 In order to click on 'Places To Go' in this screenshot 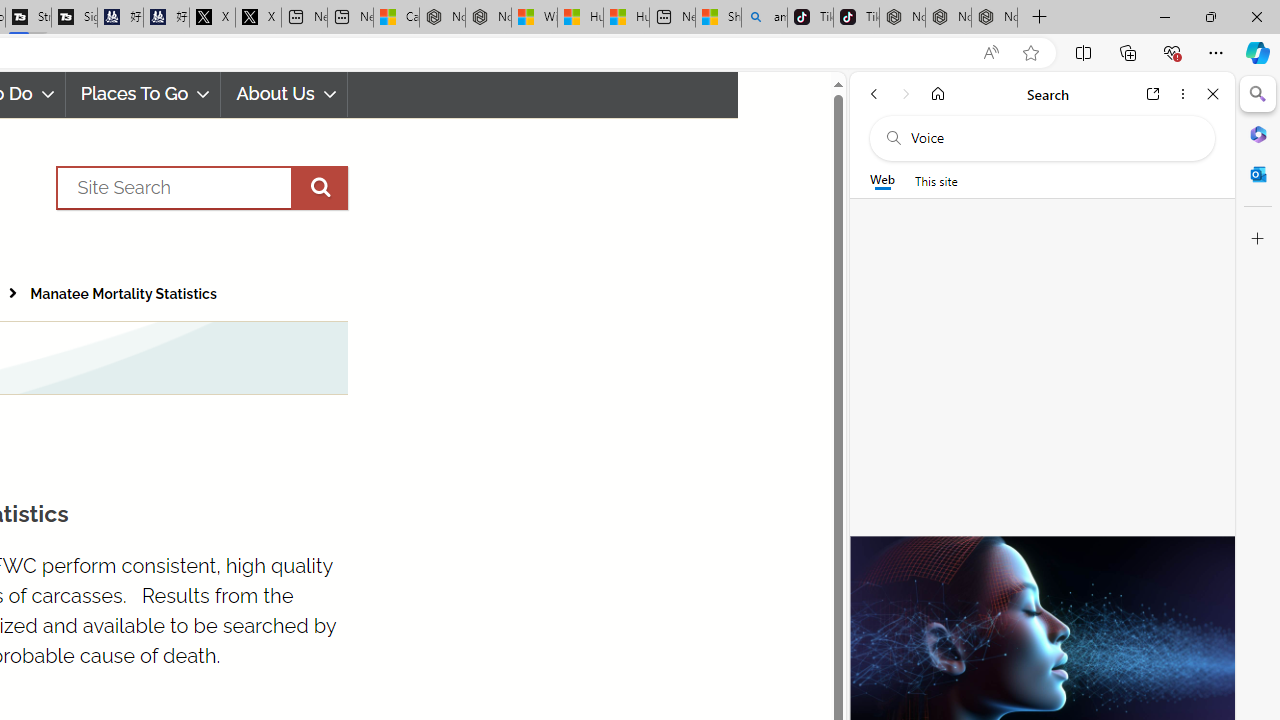, I will do `click(142, 94)`.